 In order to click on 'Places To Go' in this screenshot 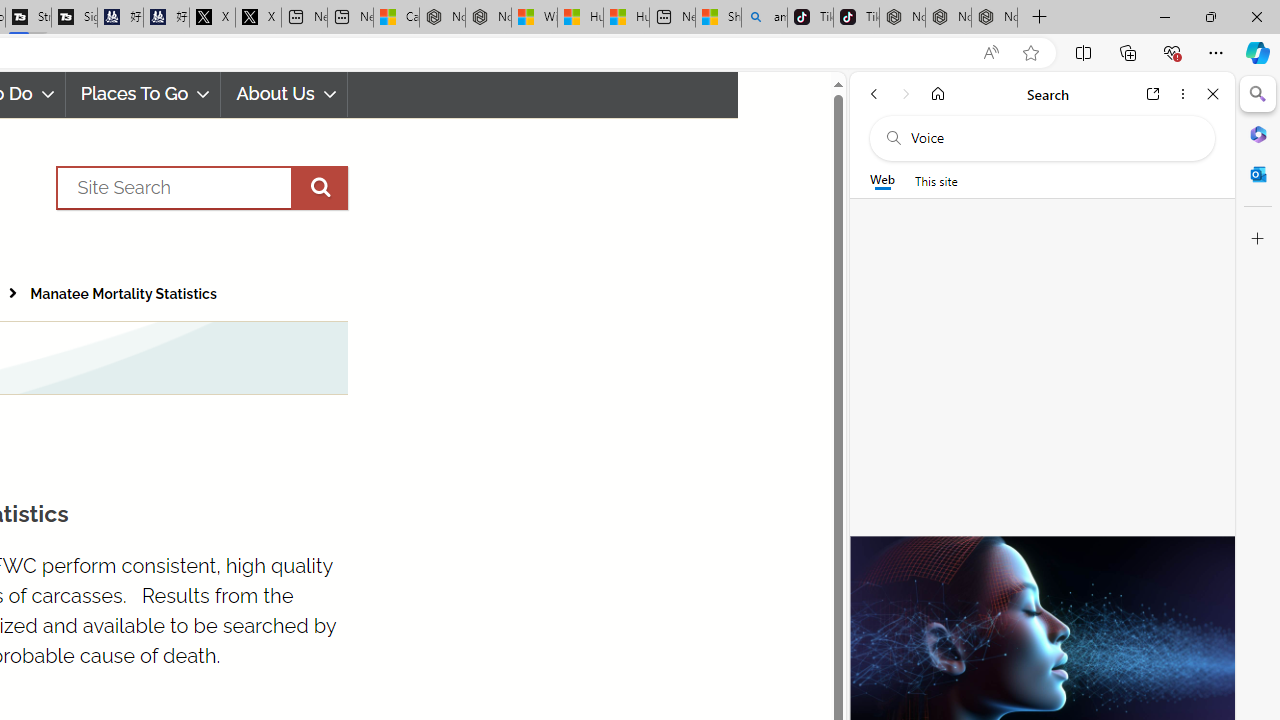, I will do `click(142, 94)`.